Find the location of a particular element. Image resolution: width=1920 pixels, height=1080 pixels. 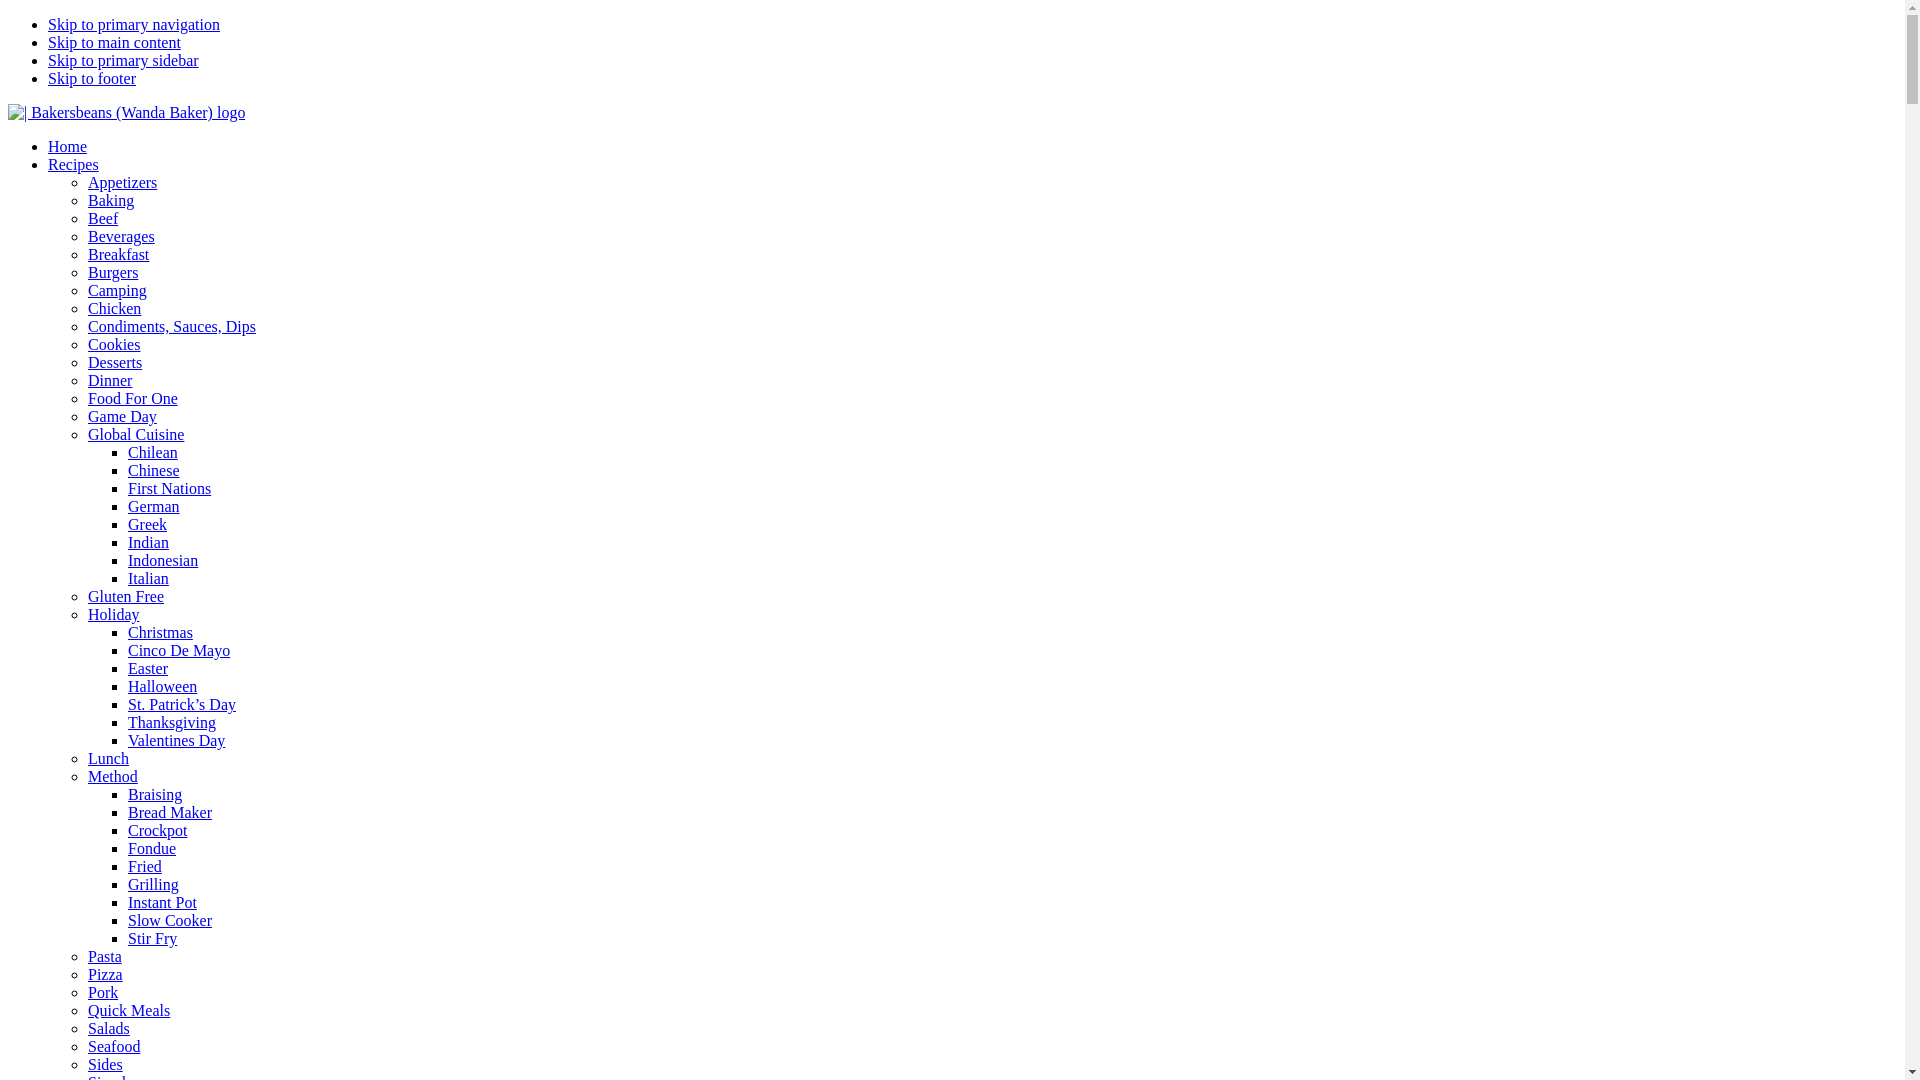

'Beef' is located at coordinates (101, 218).